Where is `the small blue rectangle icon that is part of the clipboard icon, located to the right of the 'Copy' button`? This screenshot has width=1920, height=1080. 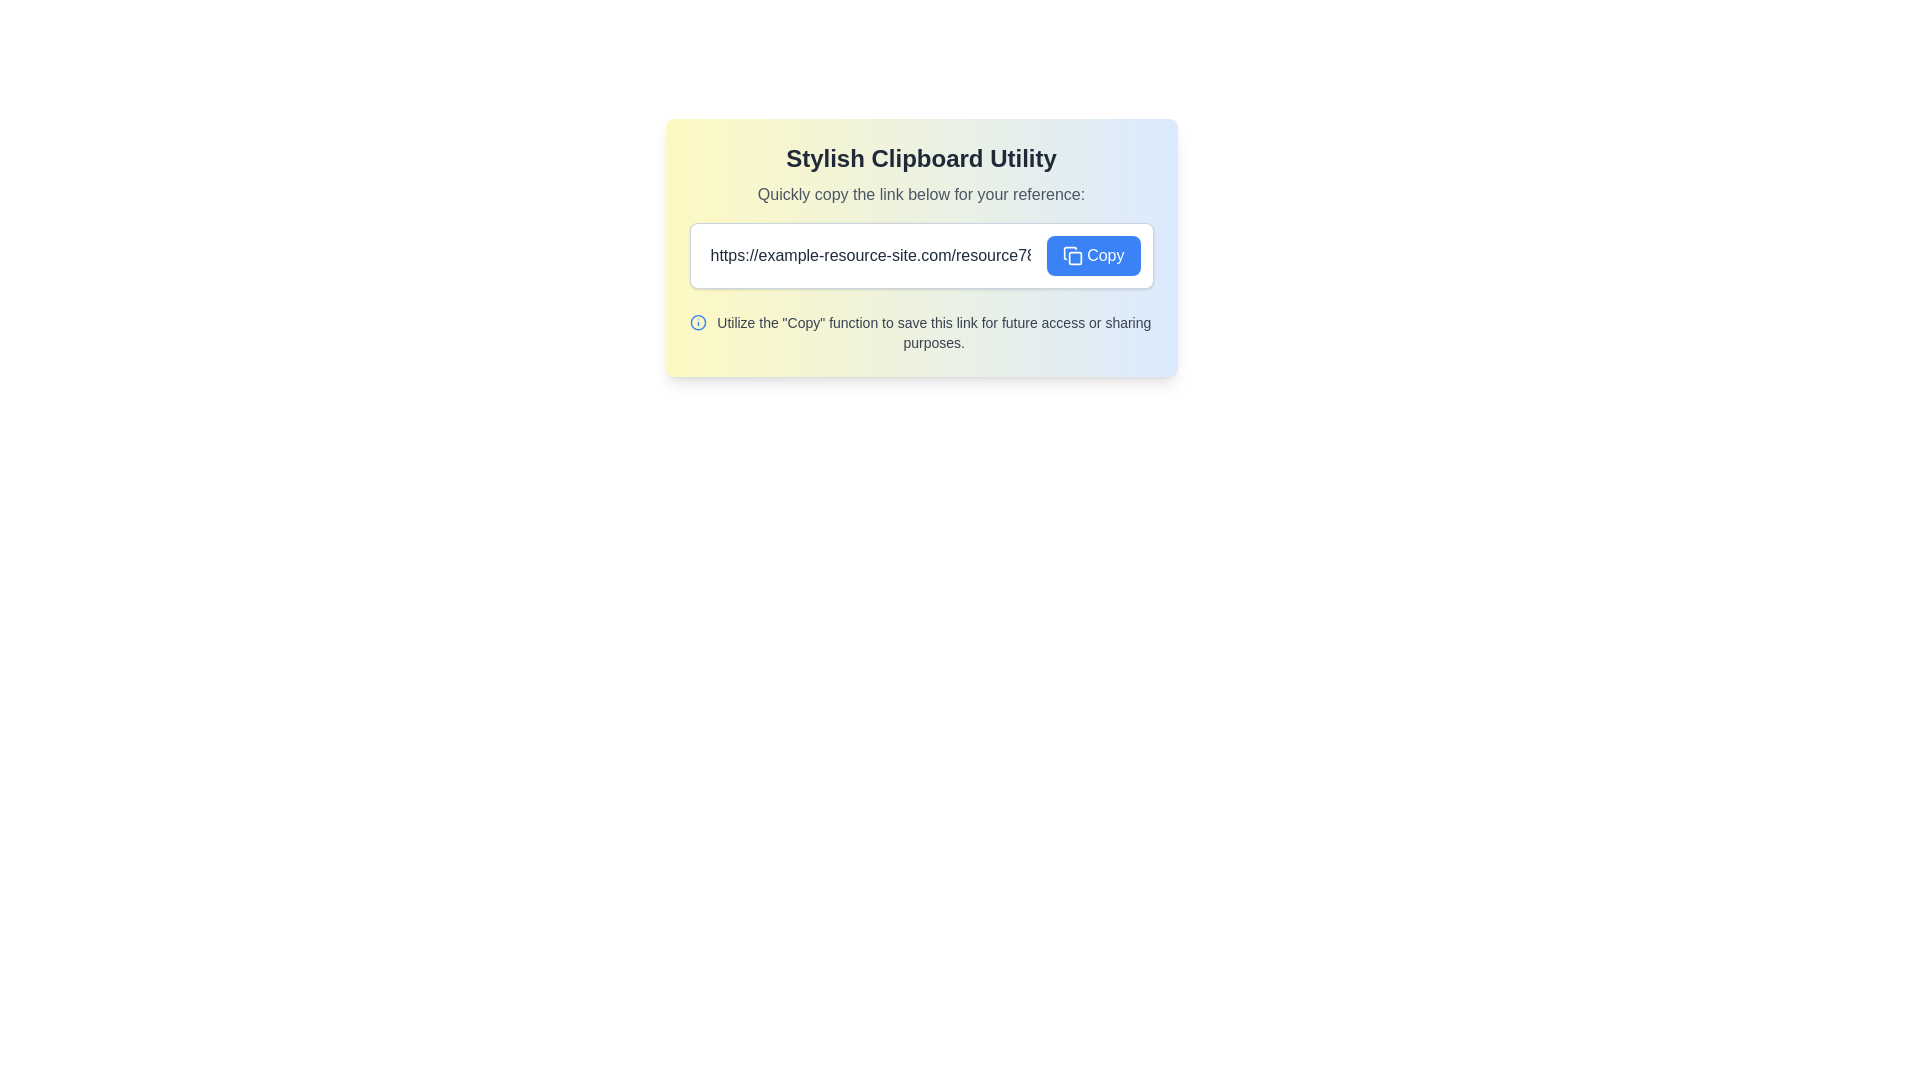
the small blue rectangle icon that is part of the clipboard icon, located to the right of the 'Copy' button is located at coordinates (1074, 257).